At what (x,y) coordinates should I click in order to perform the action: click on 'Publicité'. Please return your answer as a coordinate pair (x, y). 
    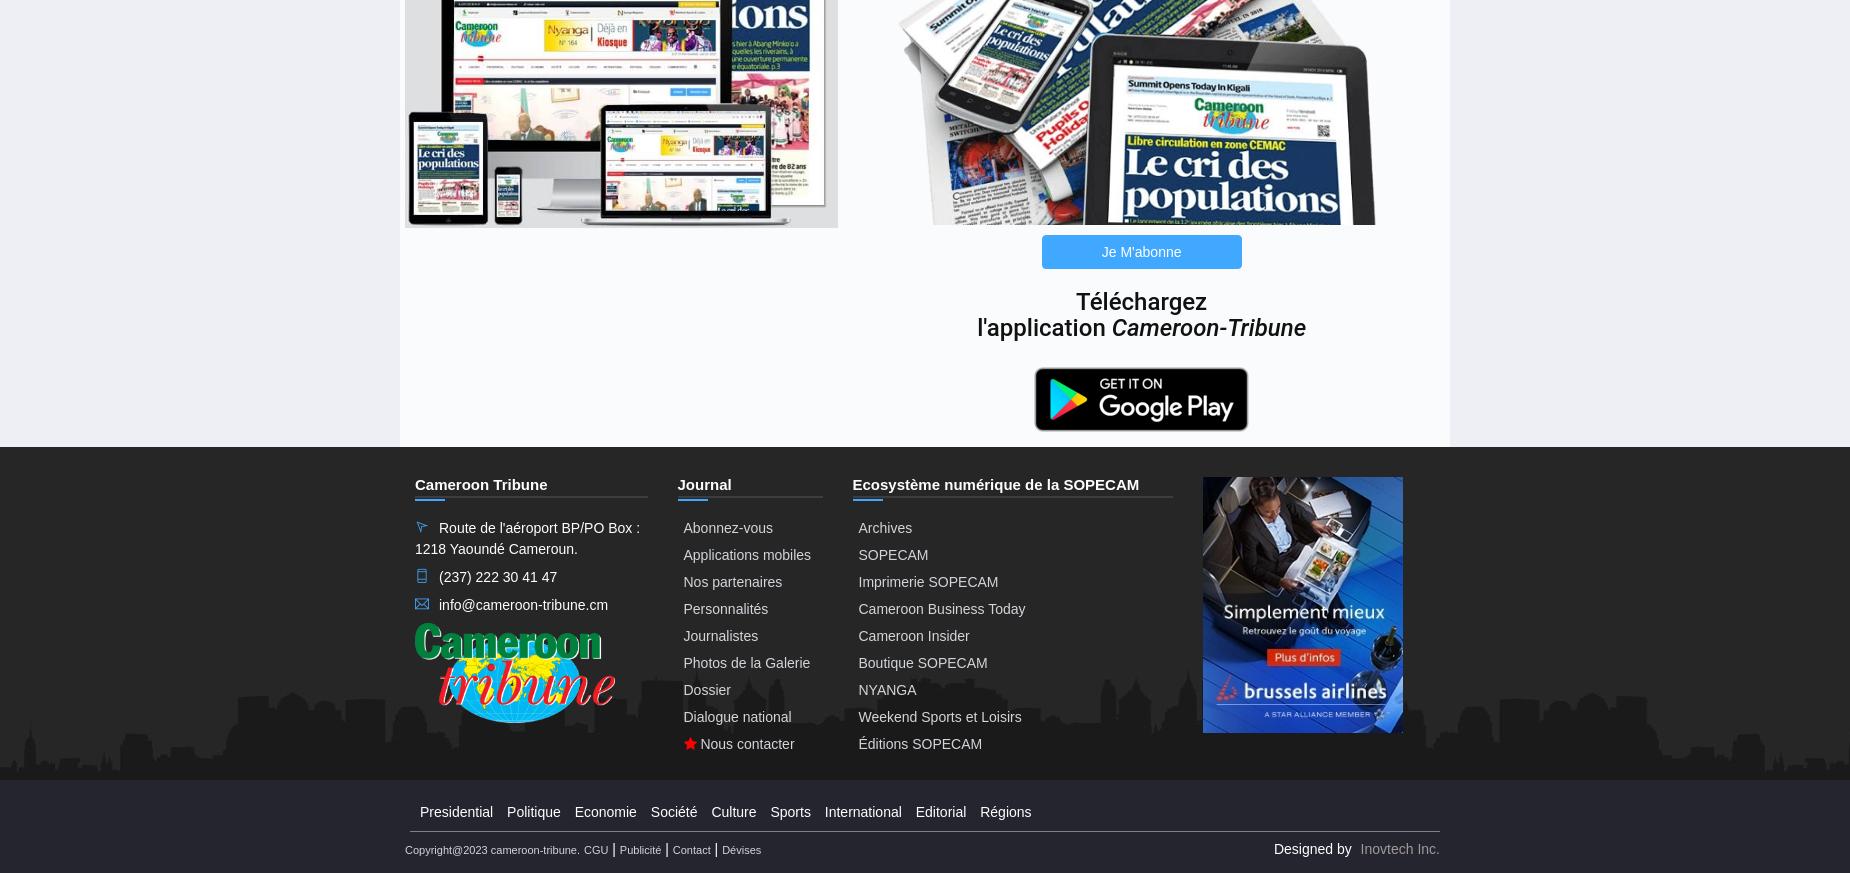
    Looking at the image, I should click on (619, 848).